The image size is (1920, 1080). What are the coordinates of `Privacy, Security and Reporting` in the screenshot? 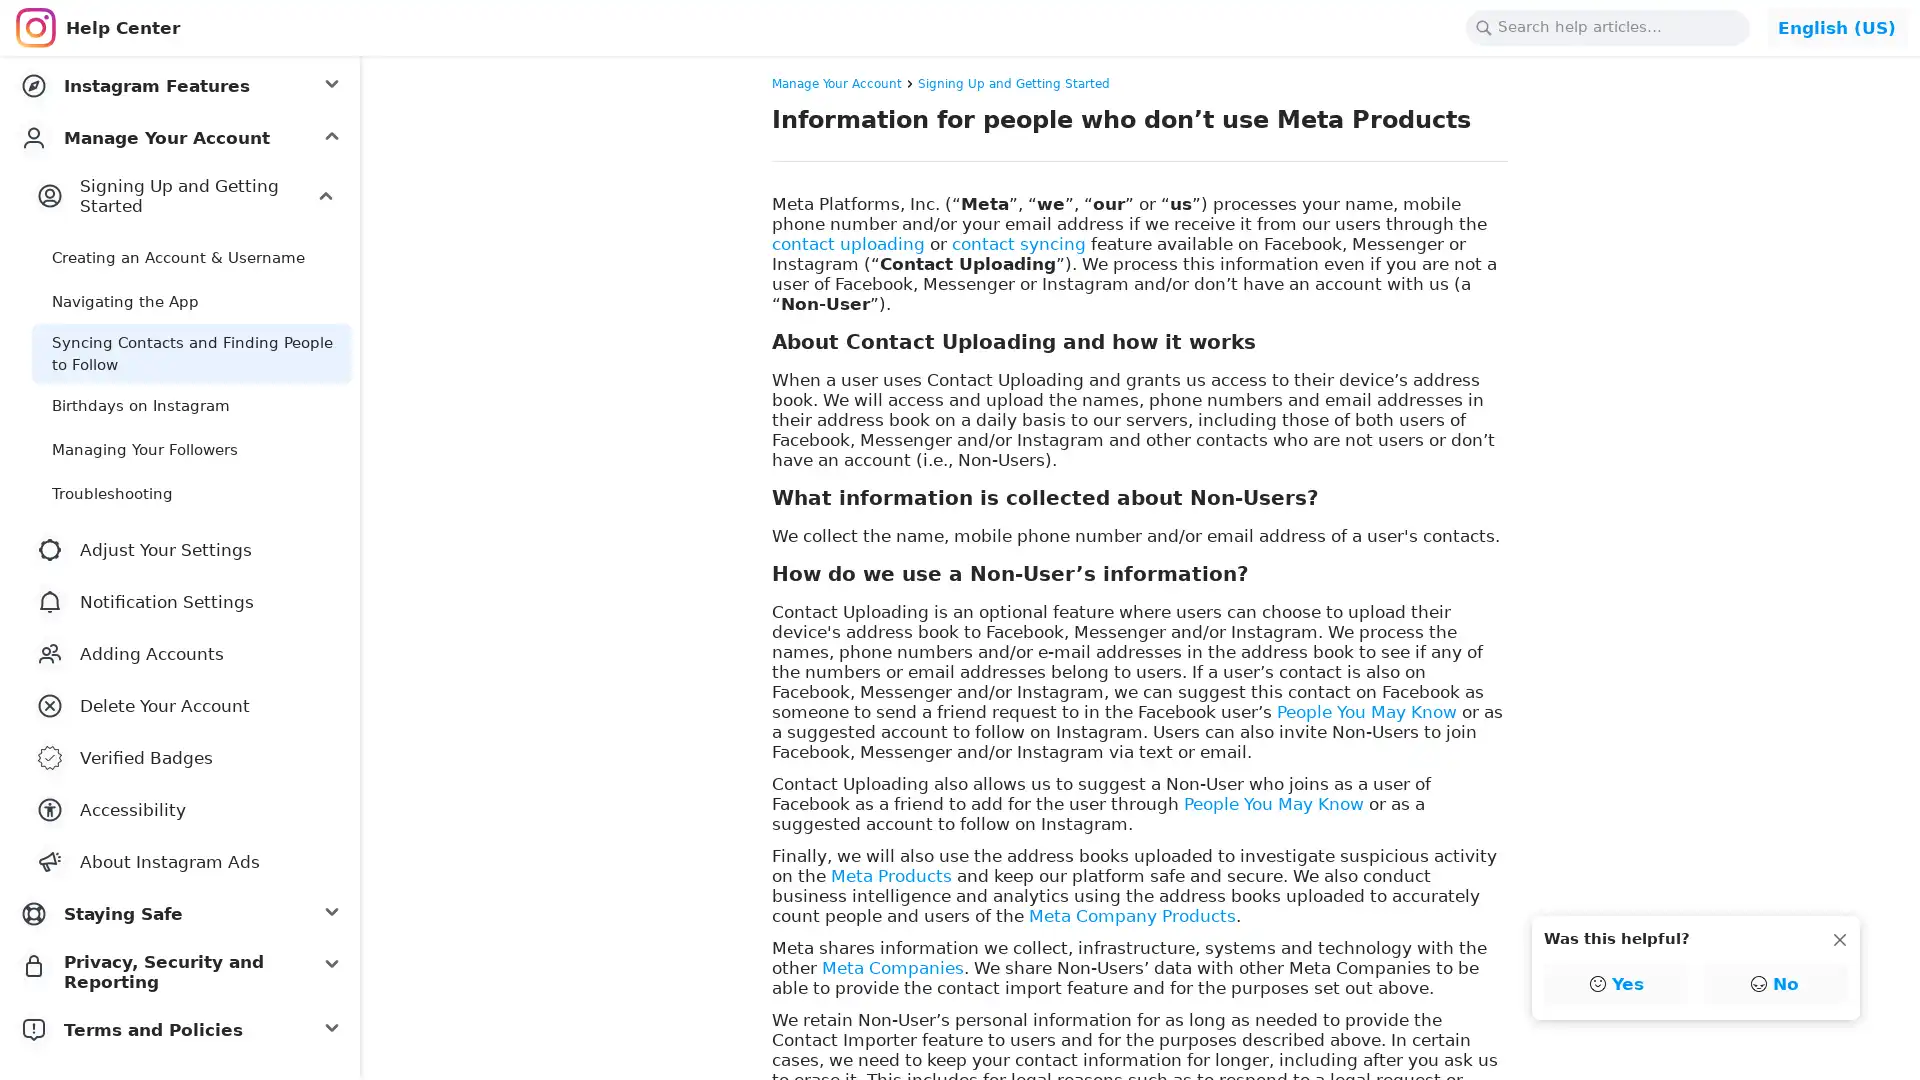 It's located at (180, 970).